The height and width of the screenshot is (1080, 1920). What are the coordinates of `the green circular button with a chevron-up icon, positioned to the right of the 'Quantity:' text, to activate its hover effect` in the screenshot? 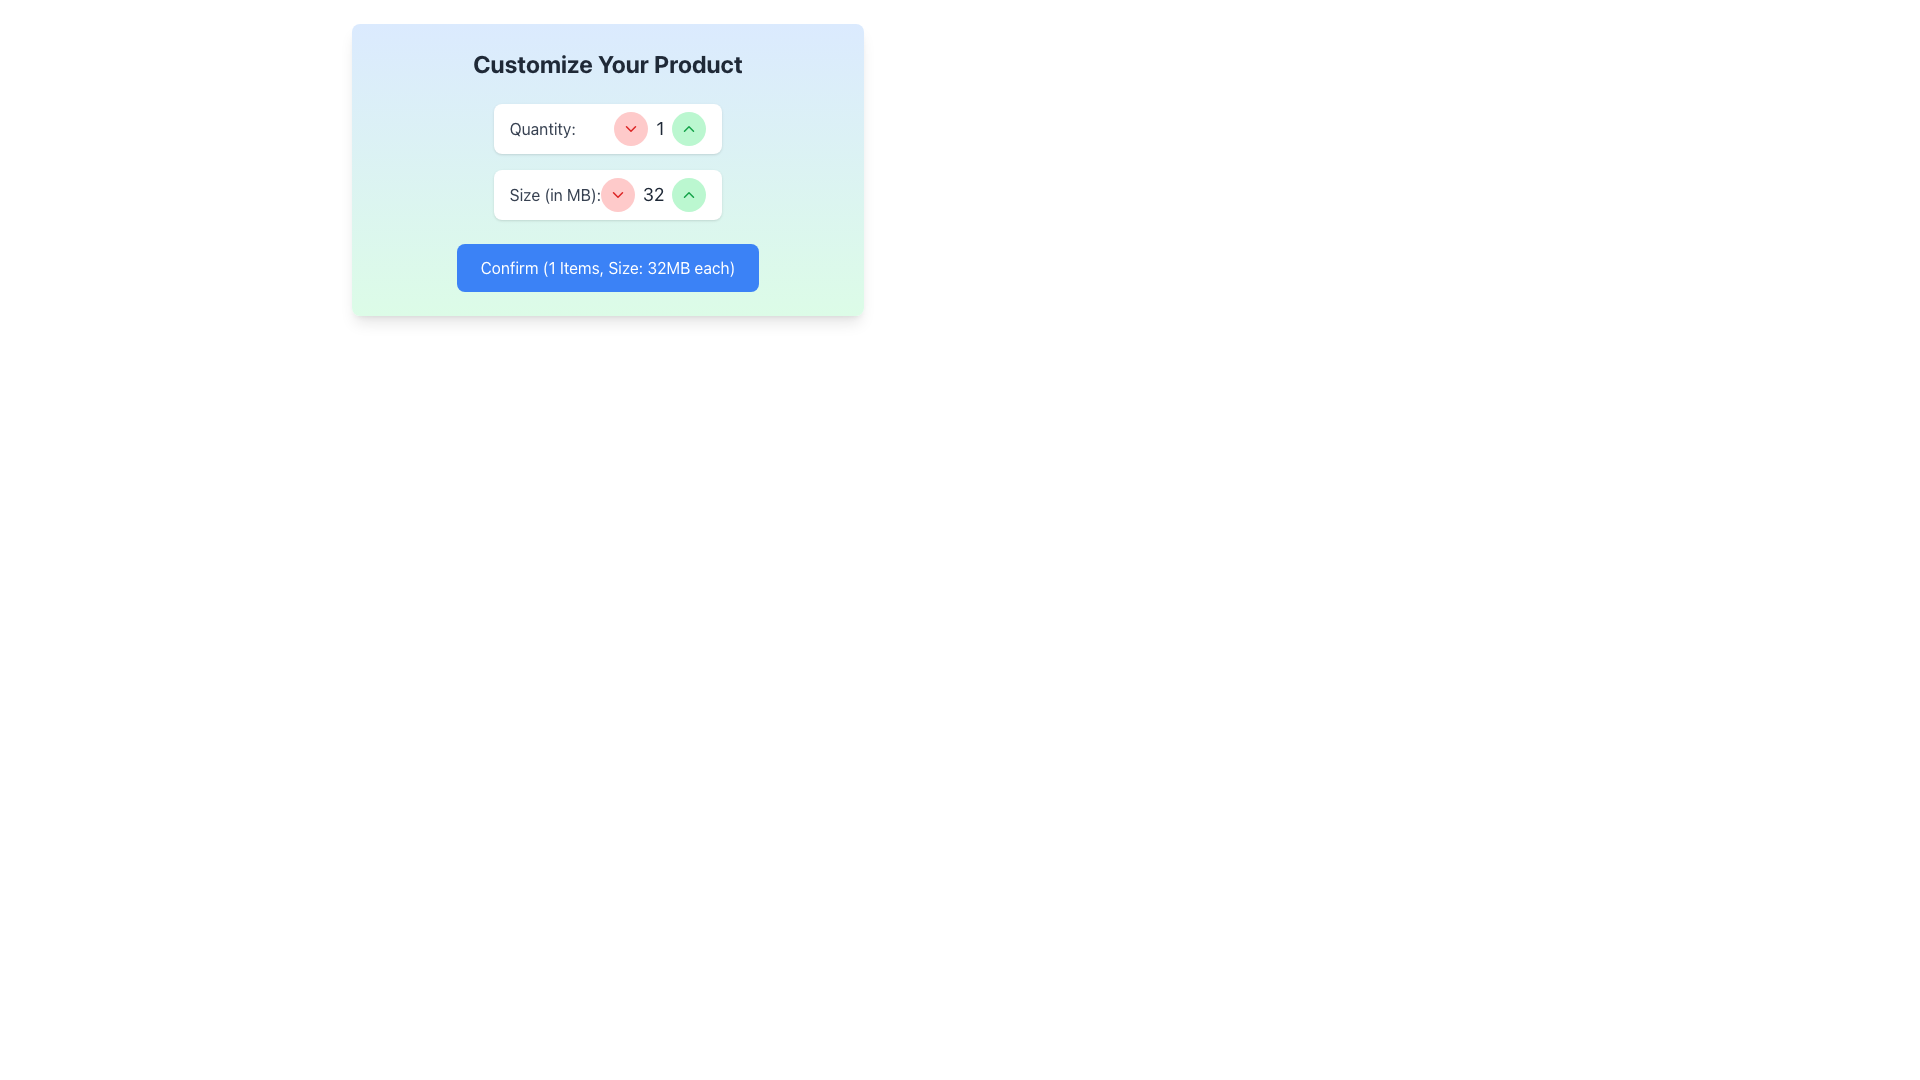 It's located at (689, 128).